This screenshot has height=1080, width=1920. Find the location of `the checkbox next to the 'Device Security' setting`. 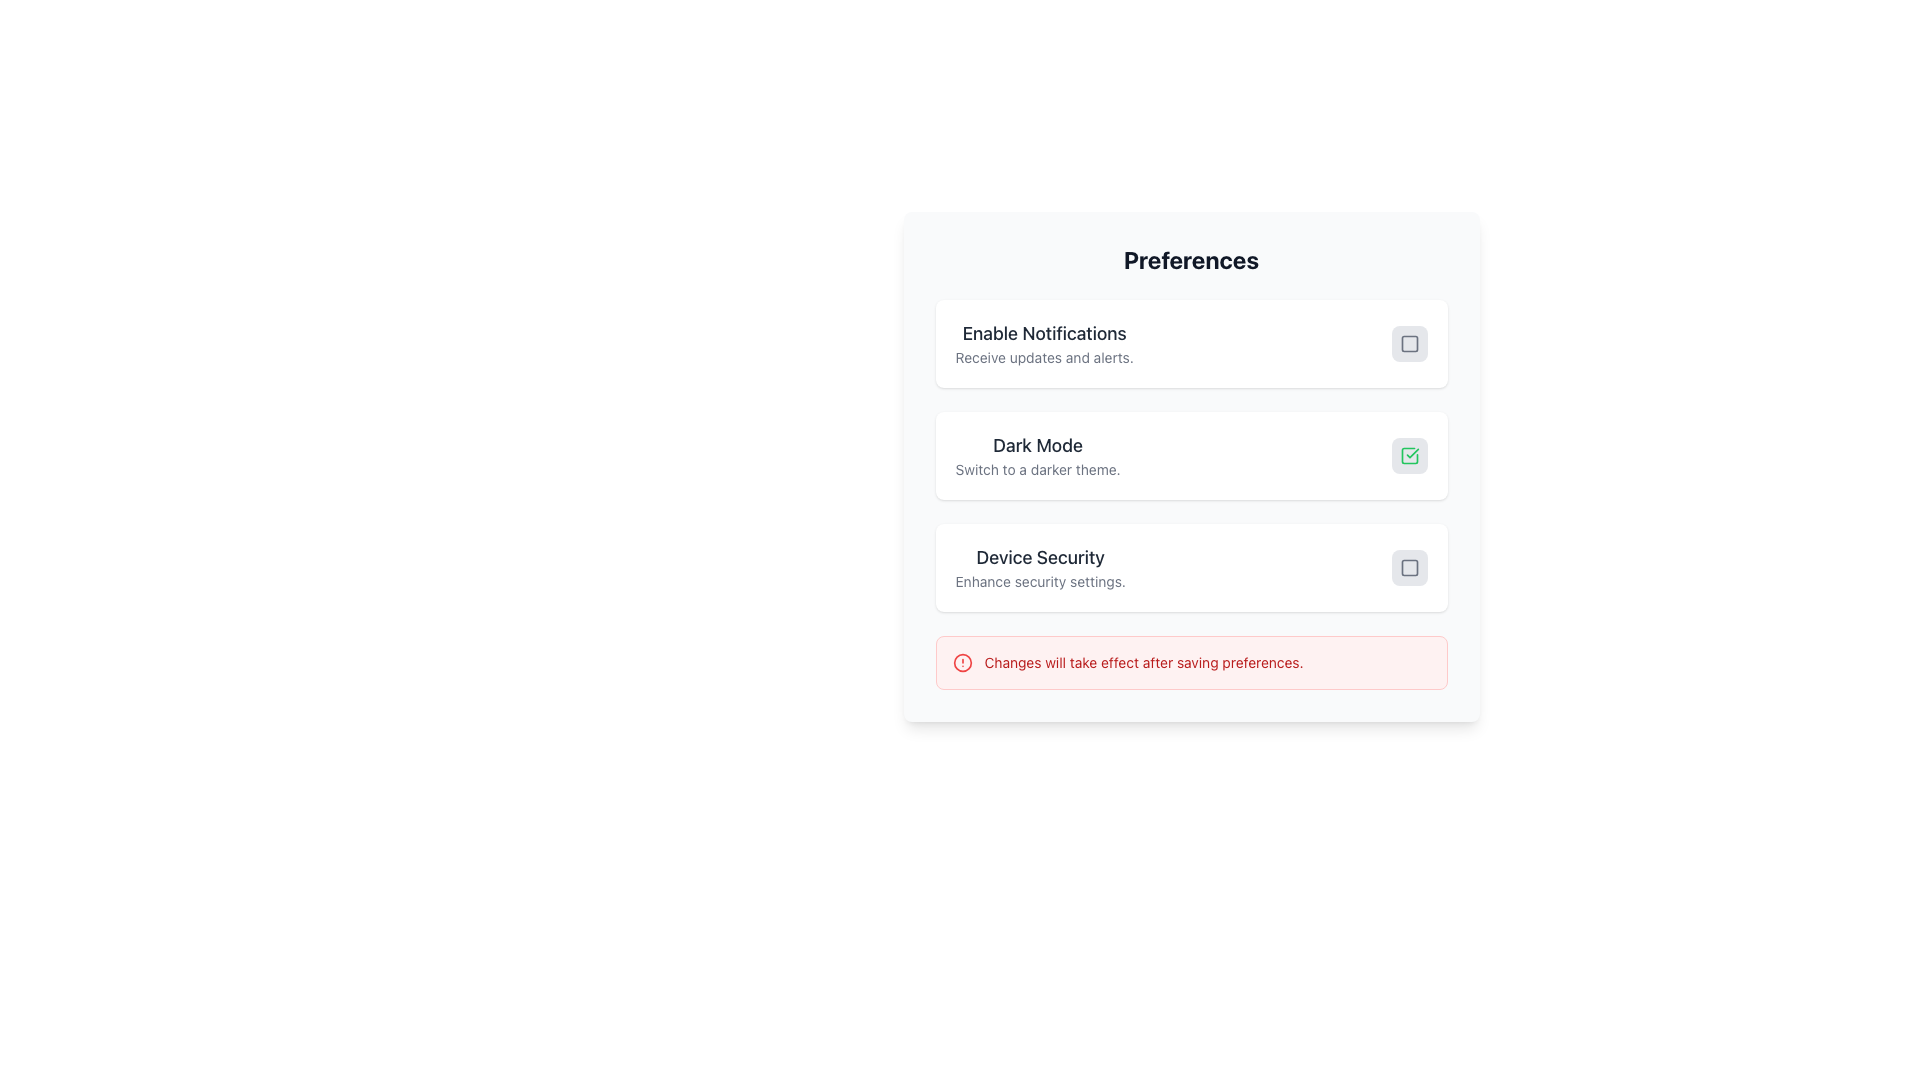

the checkbox next to the 'Device Security' setting is located at coordinates (1191, 567).